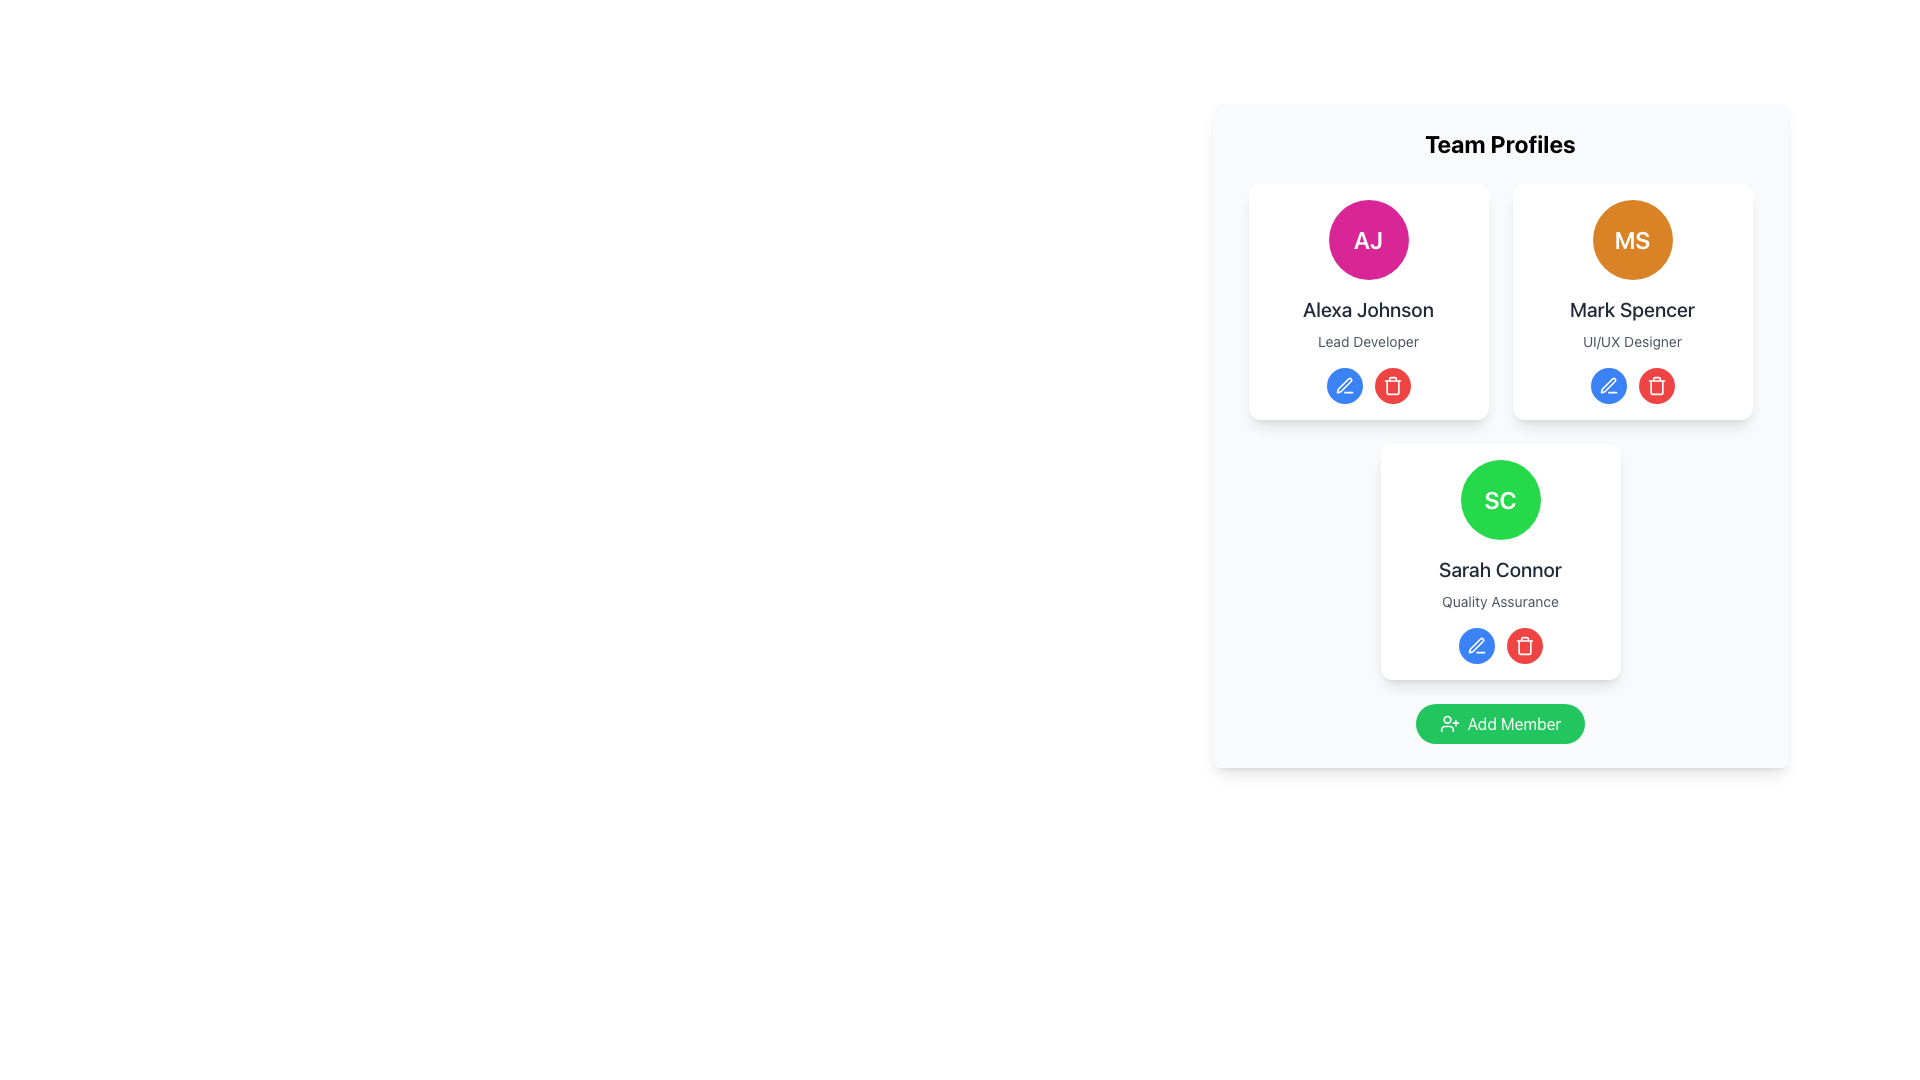  I want to click on the text label displaying 'Mark Spencer', which is positioned below the orange circular avatar with initials 'MS' in the right-side card among the three displayed cards, so click(1632, 309).